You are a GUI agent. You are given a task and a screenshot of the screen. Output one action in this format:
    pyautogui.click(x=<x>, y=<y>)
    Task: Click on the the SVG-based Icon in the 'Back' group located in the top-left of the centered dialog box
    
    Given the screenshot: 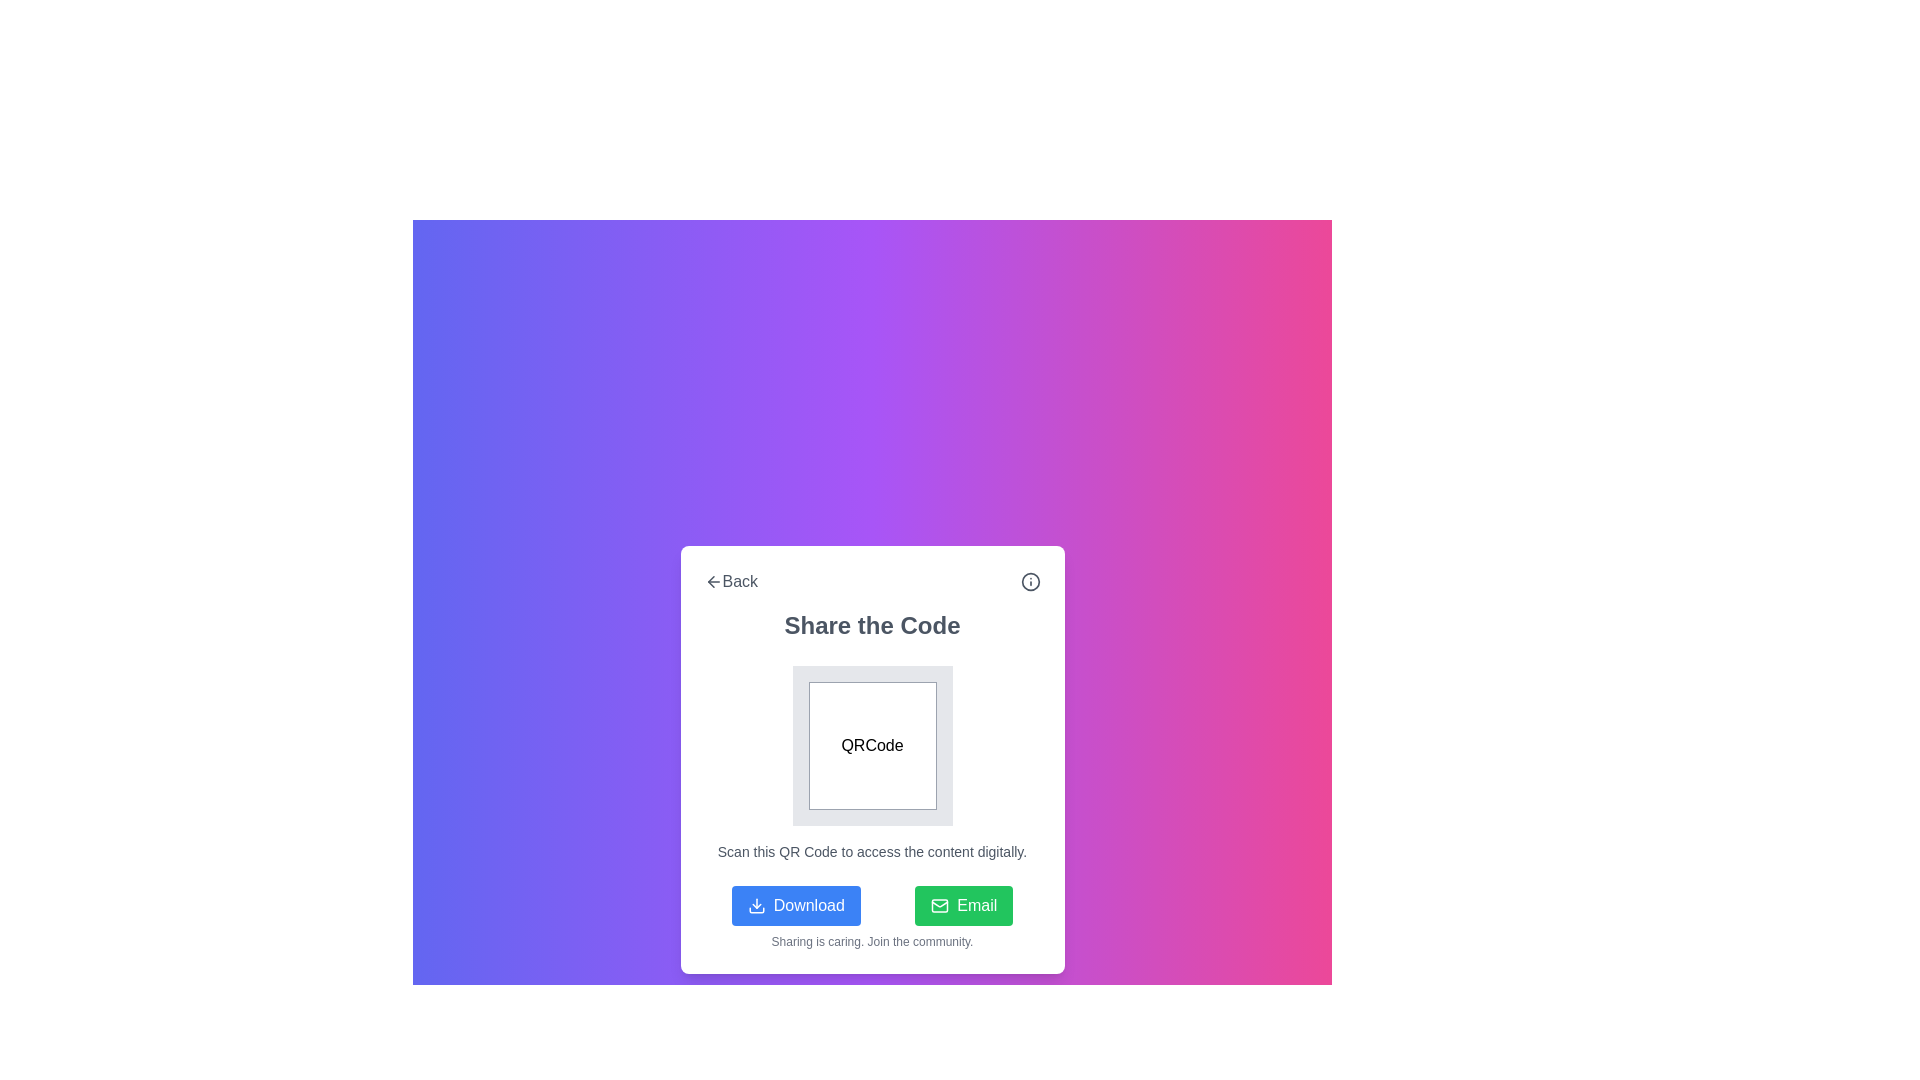 What is the action you would take?
    pyautogui.click(x=713, y=582)
    